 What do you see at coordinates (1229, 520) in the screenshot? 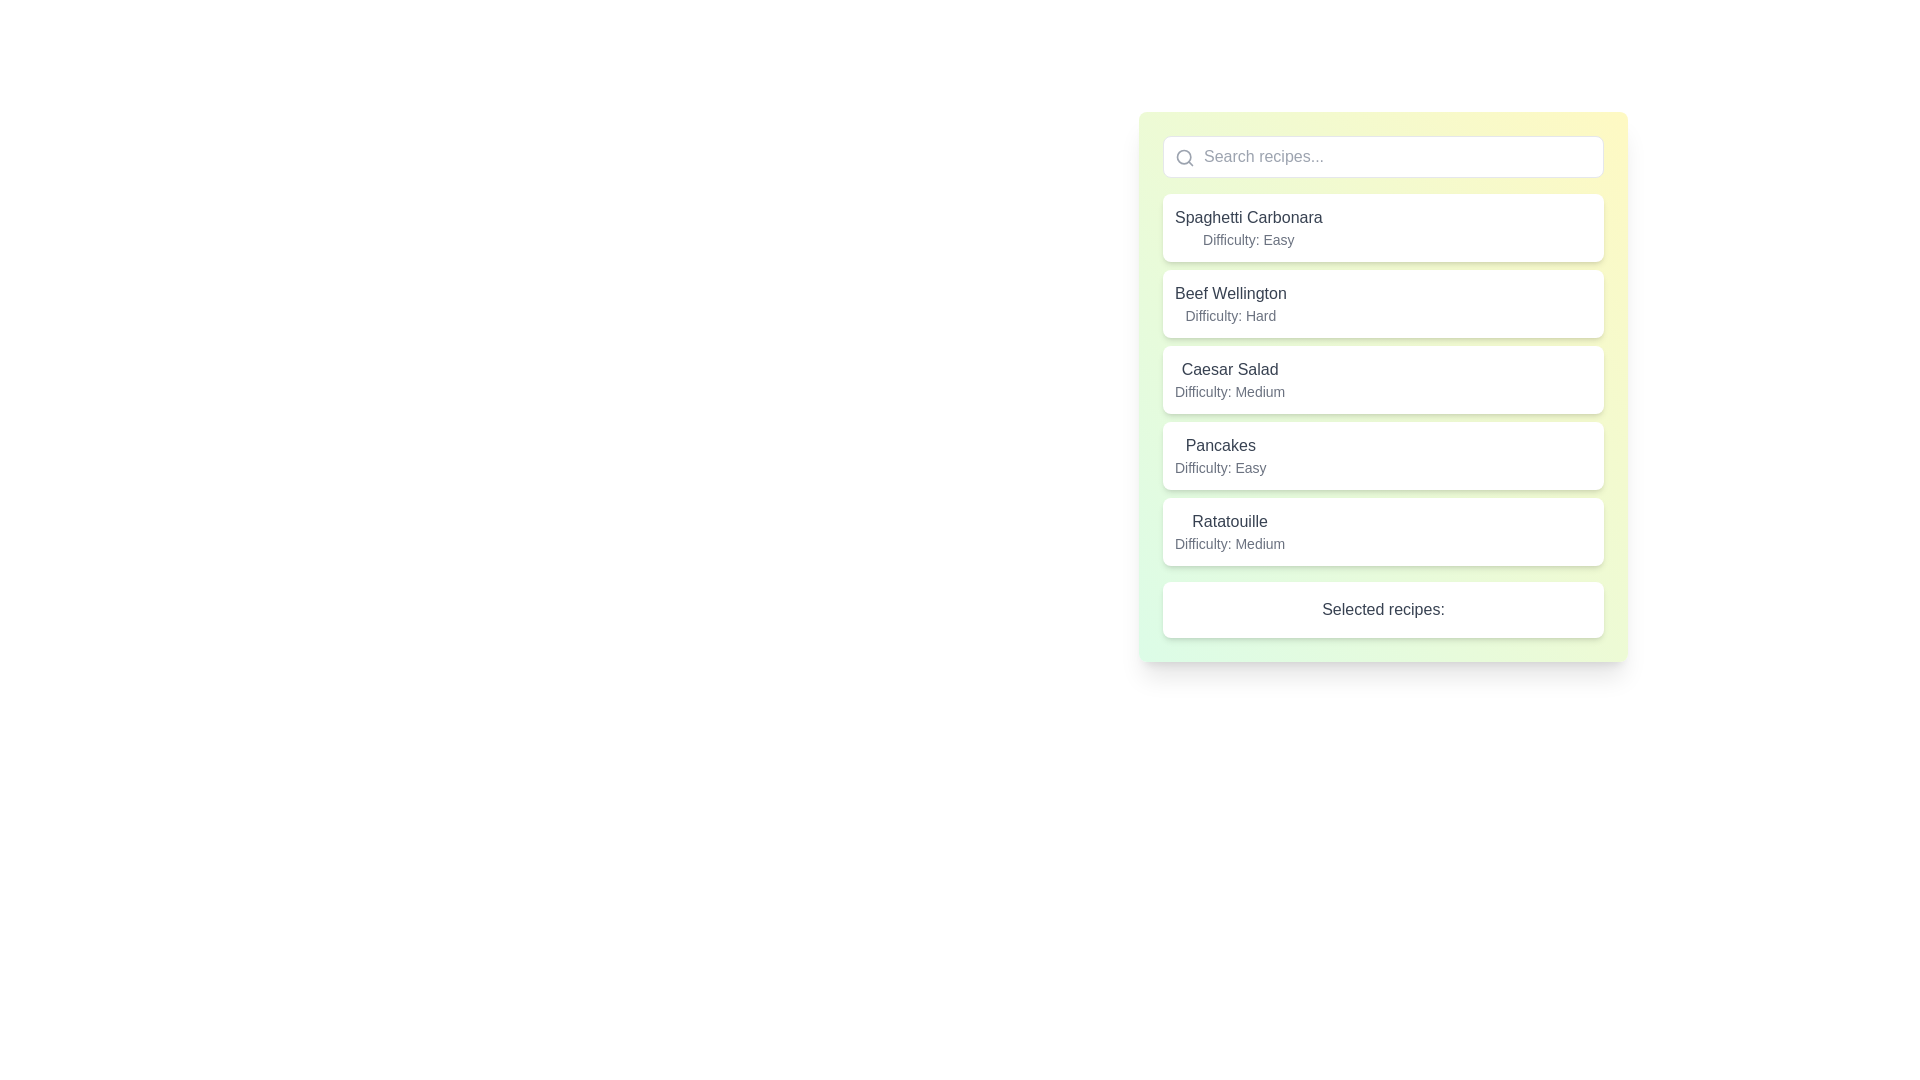
I see `the text label identifying the recipe as 'Ratatouille' located in the fifth row of the recipe list, above 'Difficulty: Medium.'` at bounding box center [1229, 520].